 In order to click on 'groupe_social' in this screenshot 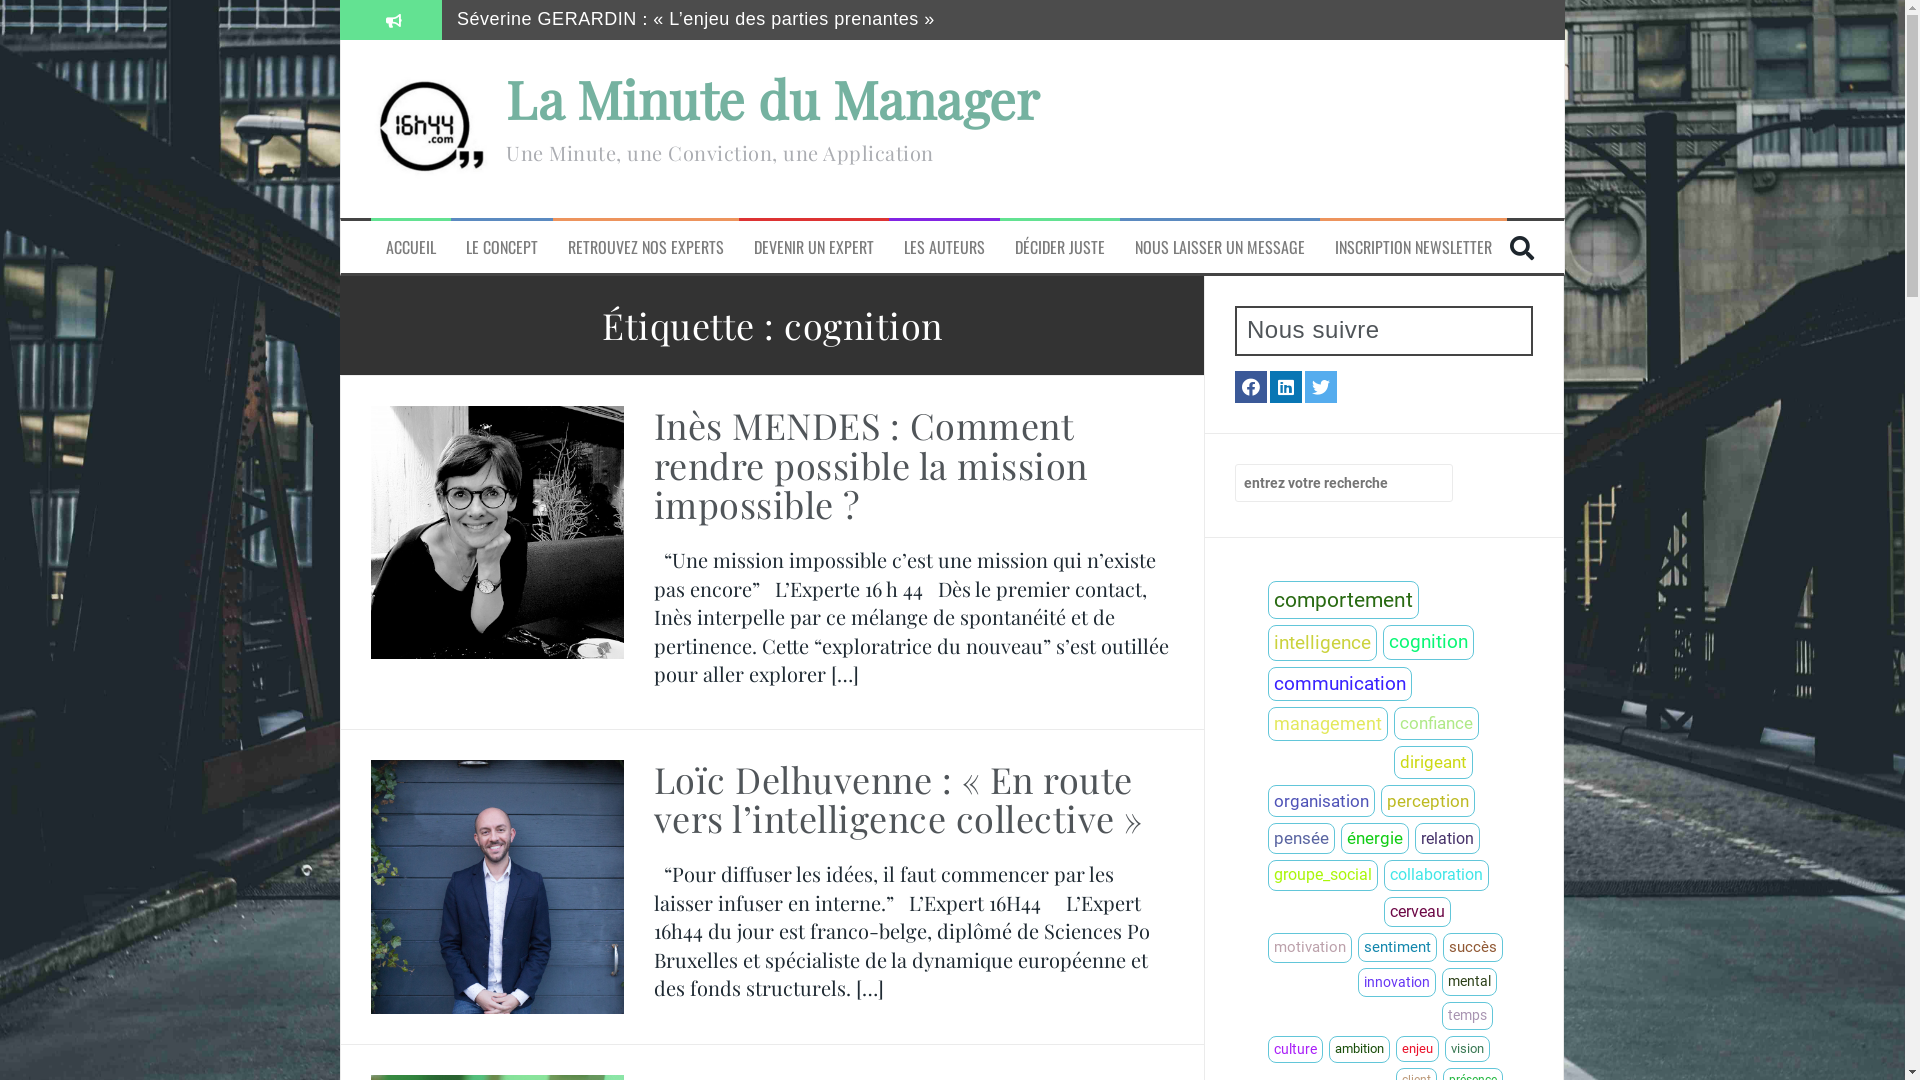, I will do `click(1323, 874)`.